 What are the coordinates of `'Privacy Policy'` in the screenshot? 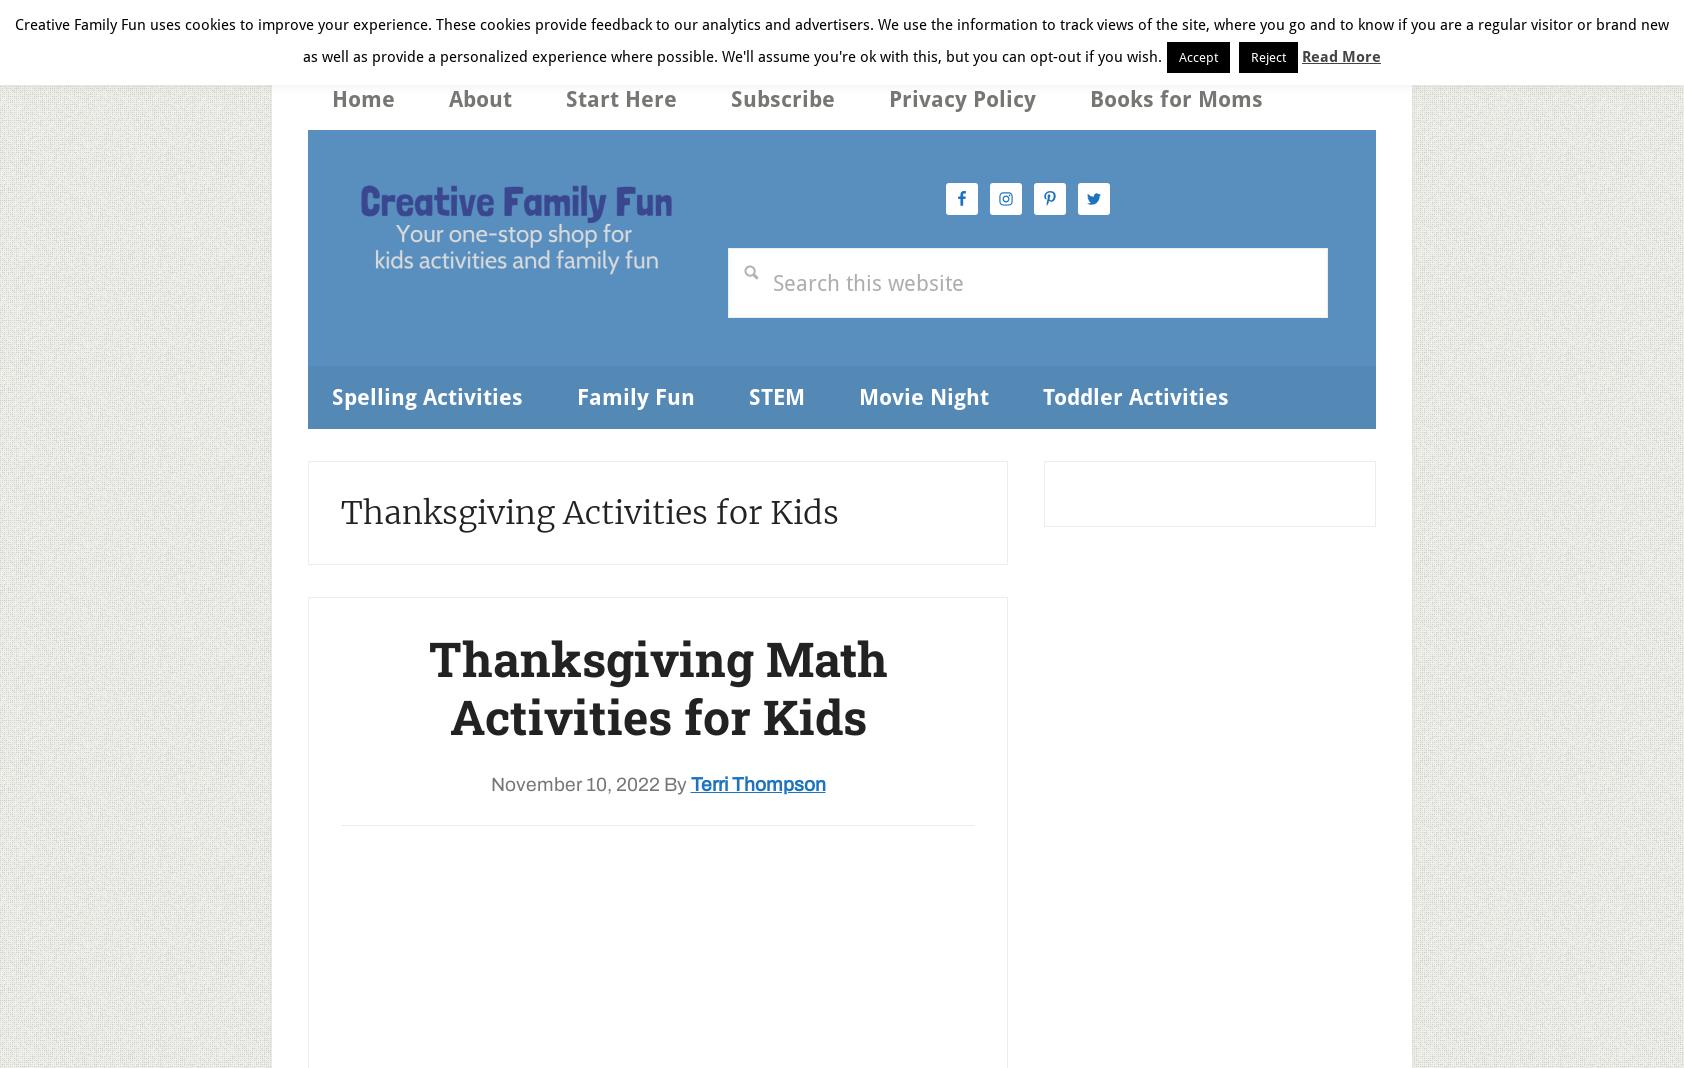 It's located at (961, 98).